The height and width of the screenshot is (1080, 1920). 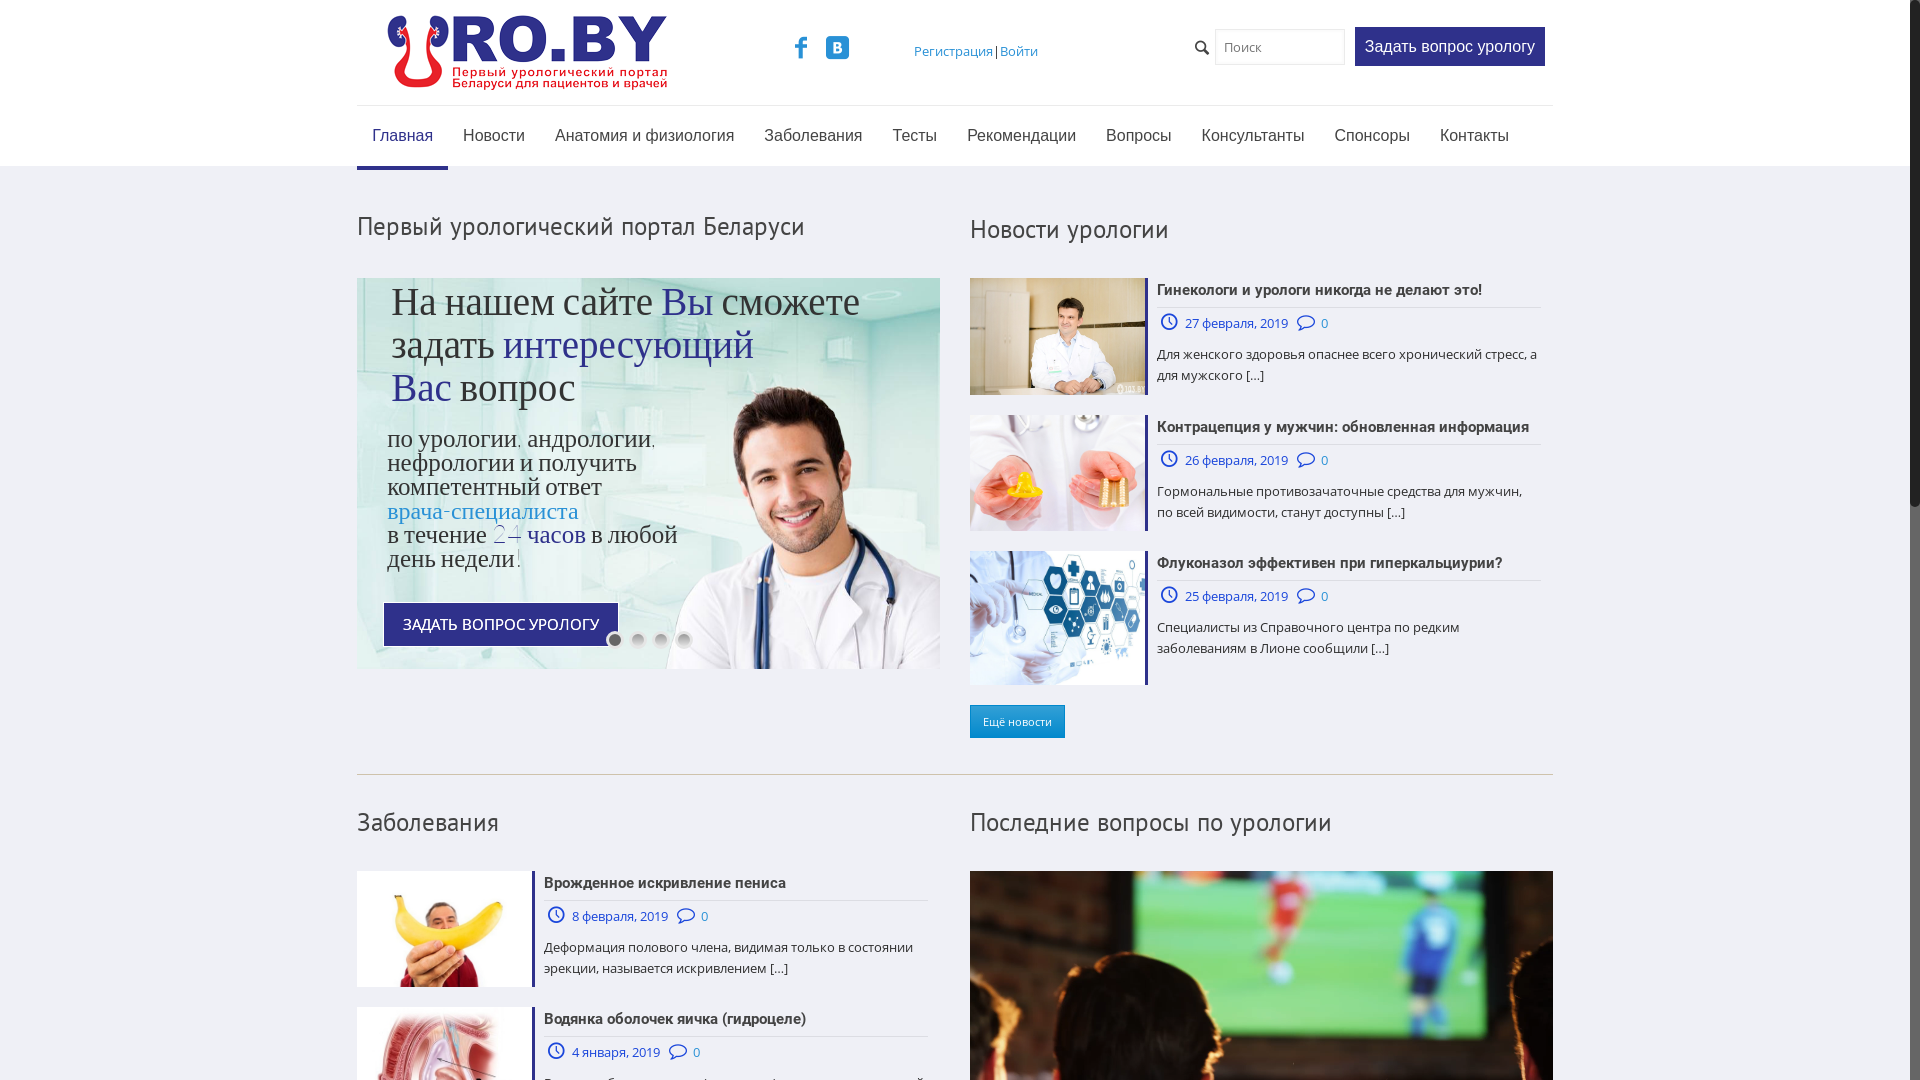 What do you see at coordinates (801, 49) in the screenshot?
I see `'Facebook'` at bounding box center [801, 49].